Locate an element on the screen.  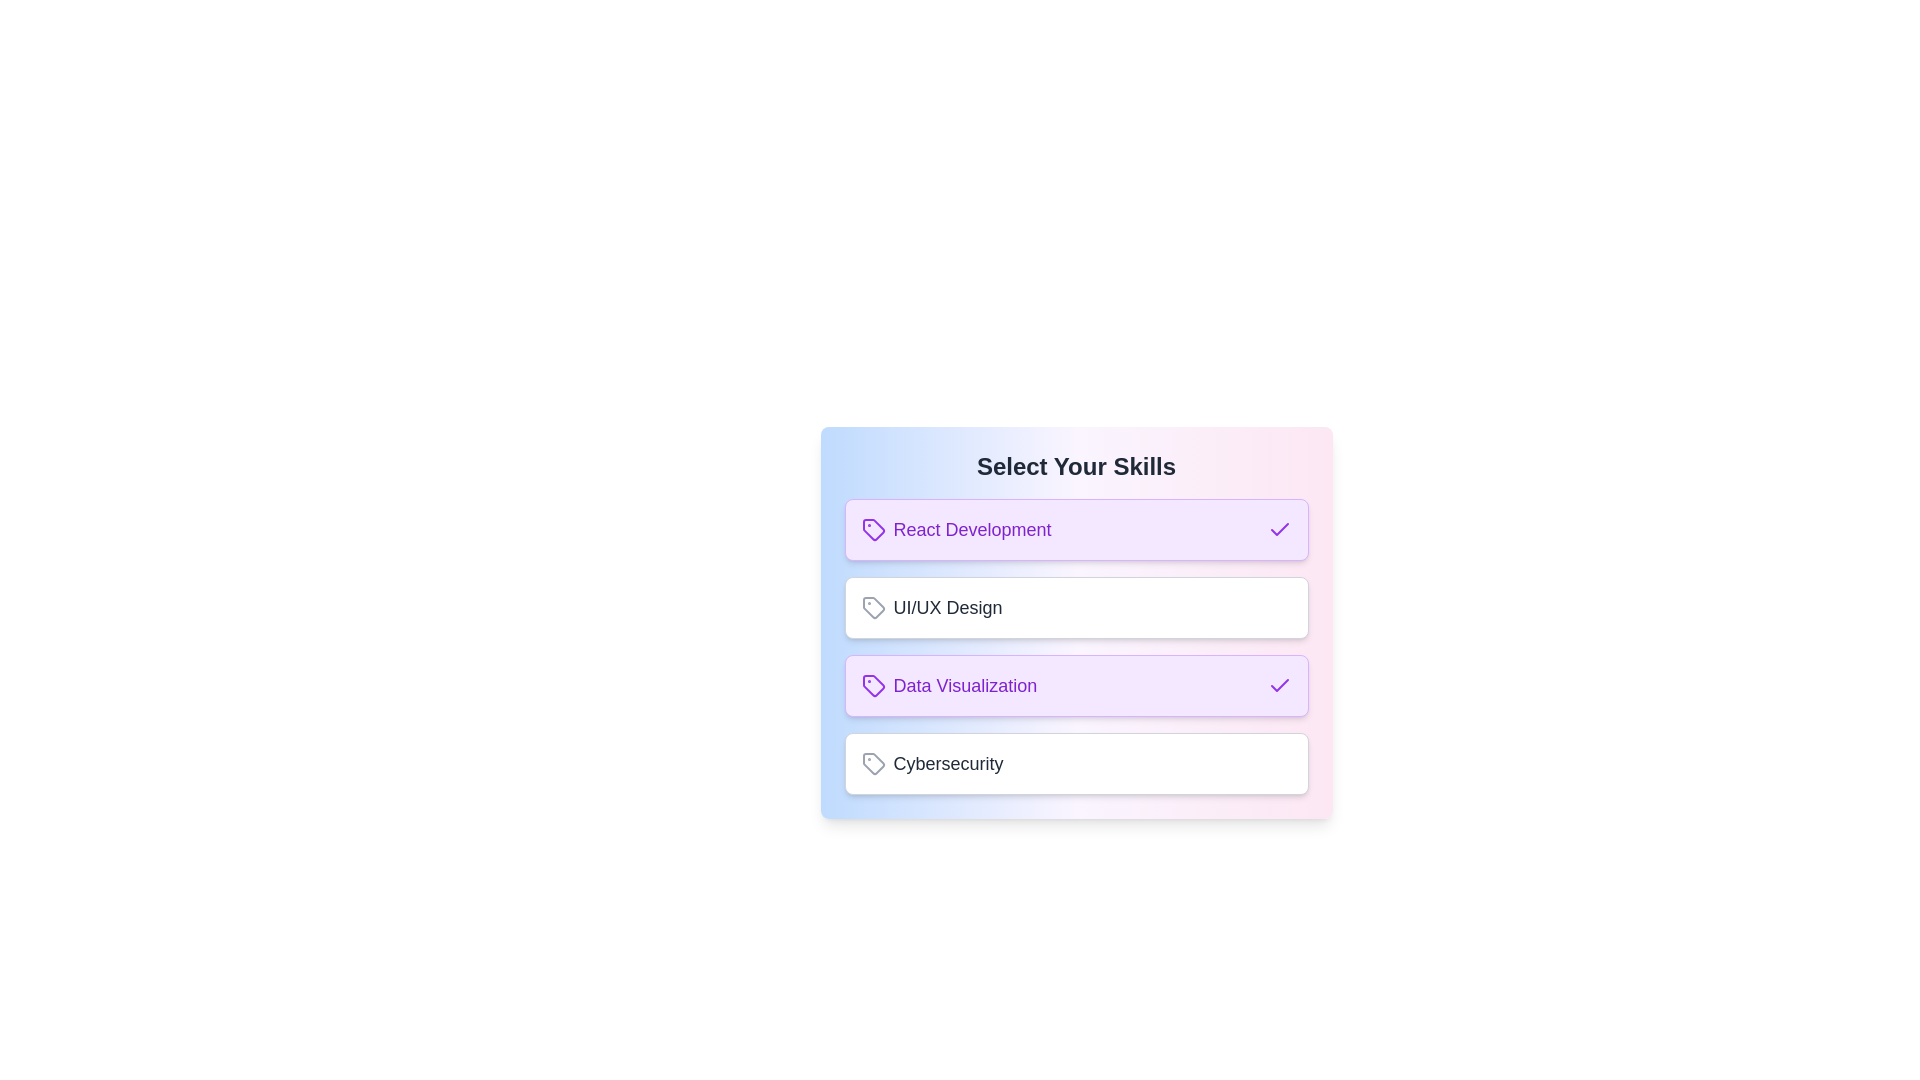
the skill React Development to observe visual feedback is located at coordinates (1075, 528).